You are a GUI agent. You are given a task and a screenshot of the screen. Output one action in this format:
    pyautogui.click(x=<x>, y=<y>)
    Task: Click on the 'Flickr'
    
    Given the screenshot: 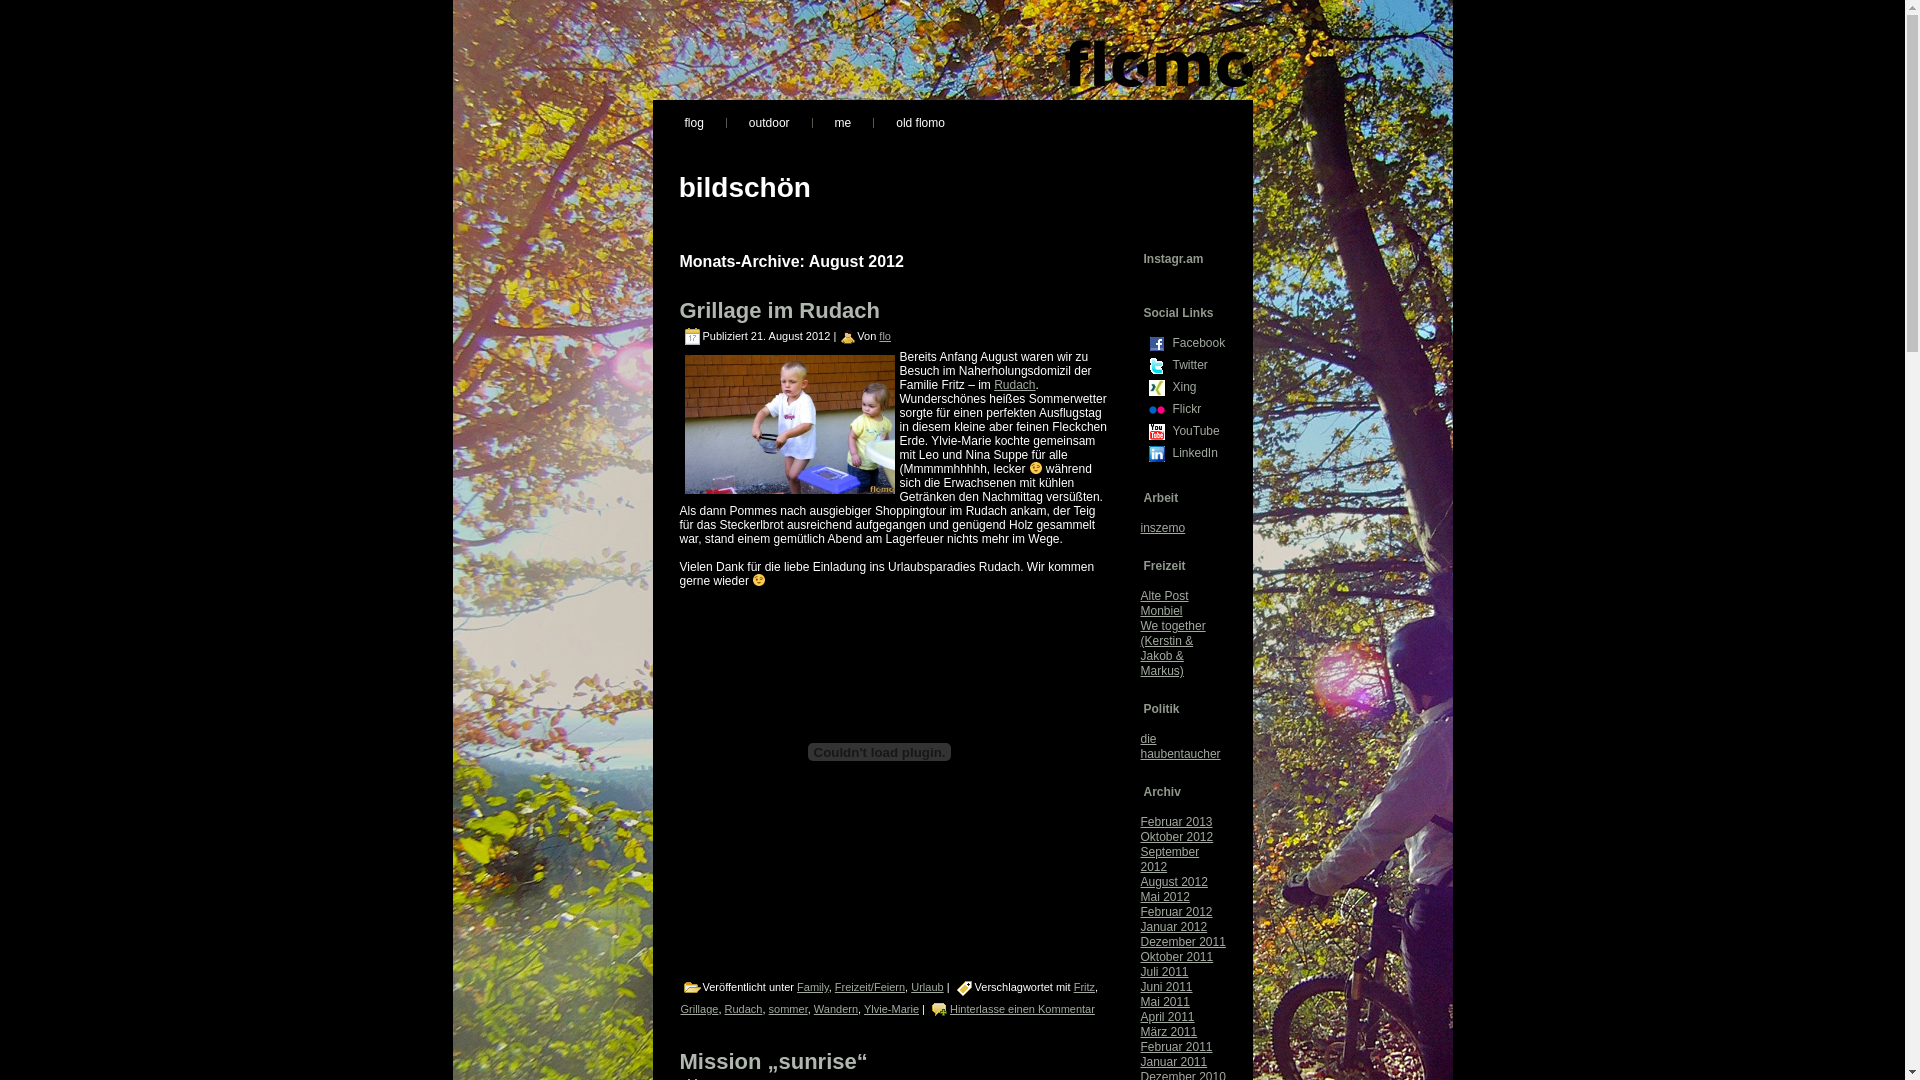 What is the action you would take?
    pyautogui.click(x=1198, y=407)
    